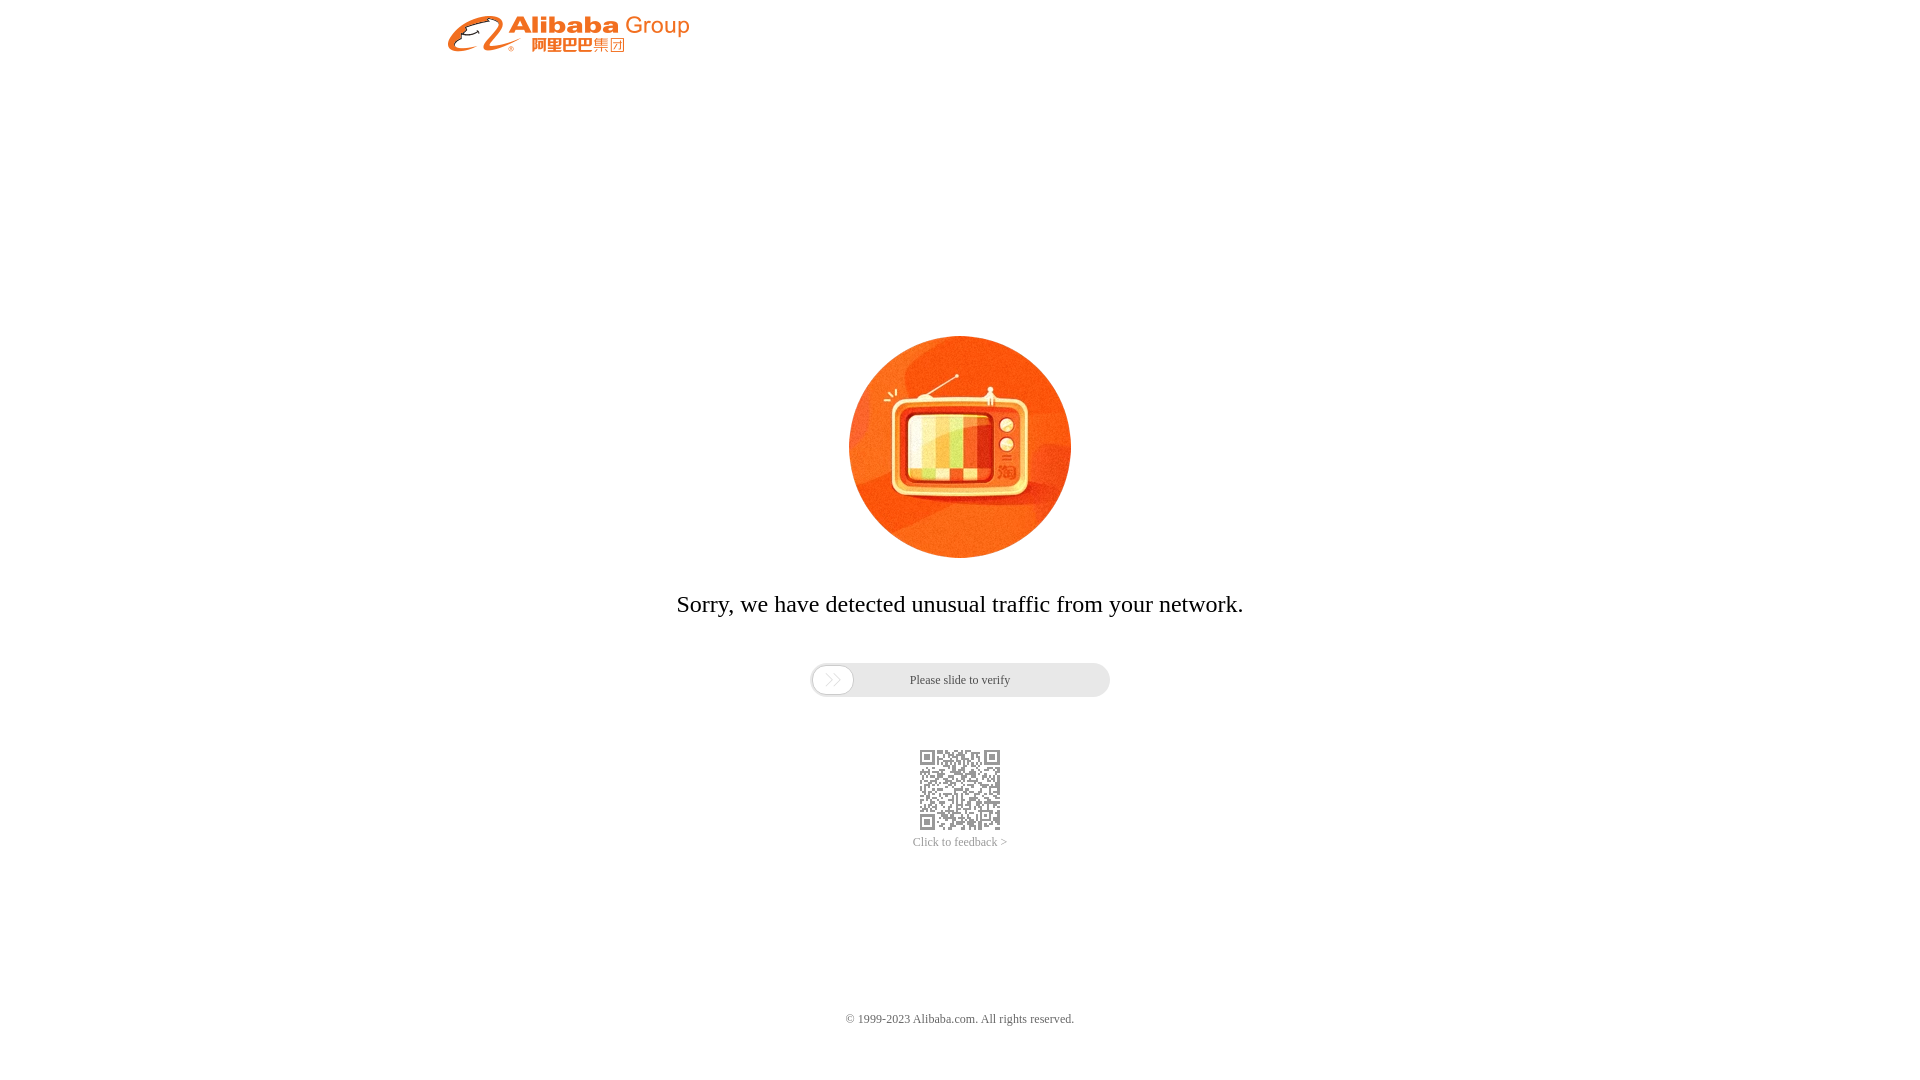 The image size is (1920, 1080). I want to click on 'Click to feedback >', so click(960, 842).